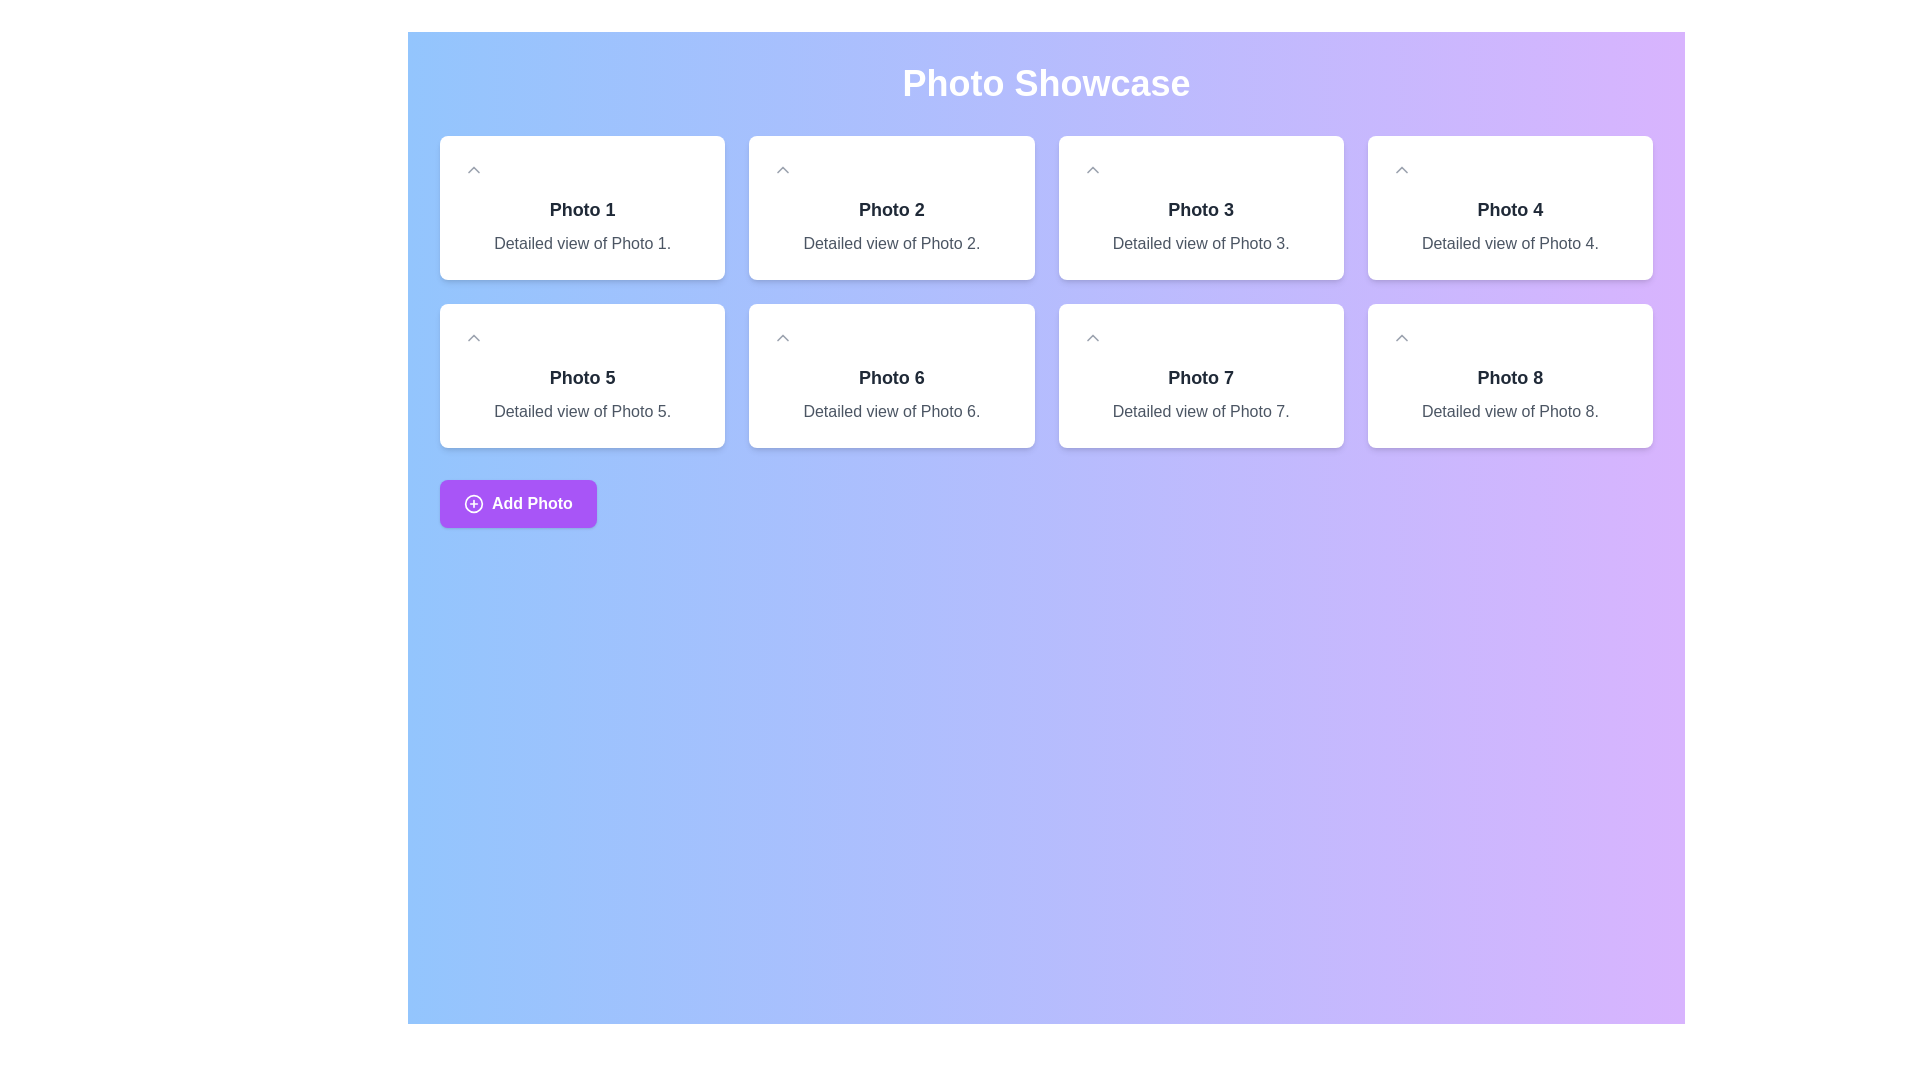 The width and height of the screenshot is (1920, 1080). What do you see at coordinates (1045, 83) in the screenshot?
I see `the bold, white static text that says 'Photo Showcase', which is centered at the top of the interface above the photo grid` at bounding box center [1045, 83].